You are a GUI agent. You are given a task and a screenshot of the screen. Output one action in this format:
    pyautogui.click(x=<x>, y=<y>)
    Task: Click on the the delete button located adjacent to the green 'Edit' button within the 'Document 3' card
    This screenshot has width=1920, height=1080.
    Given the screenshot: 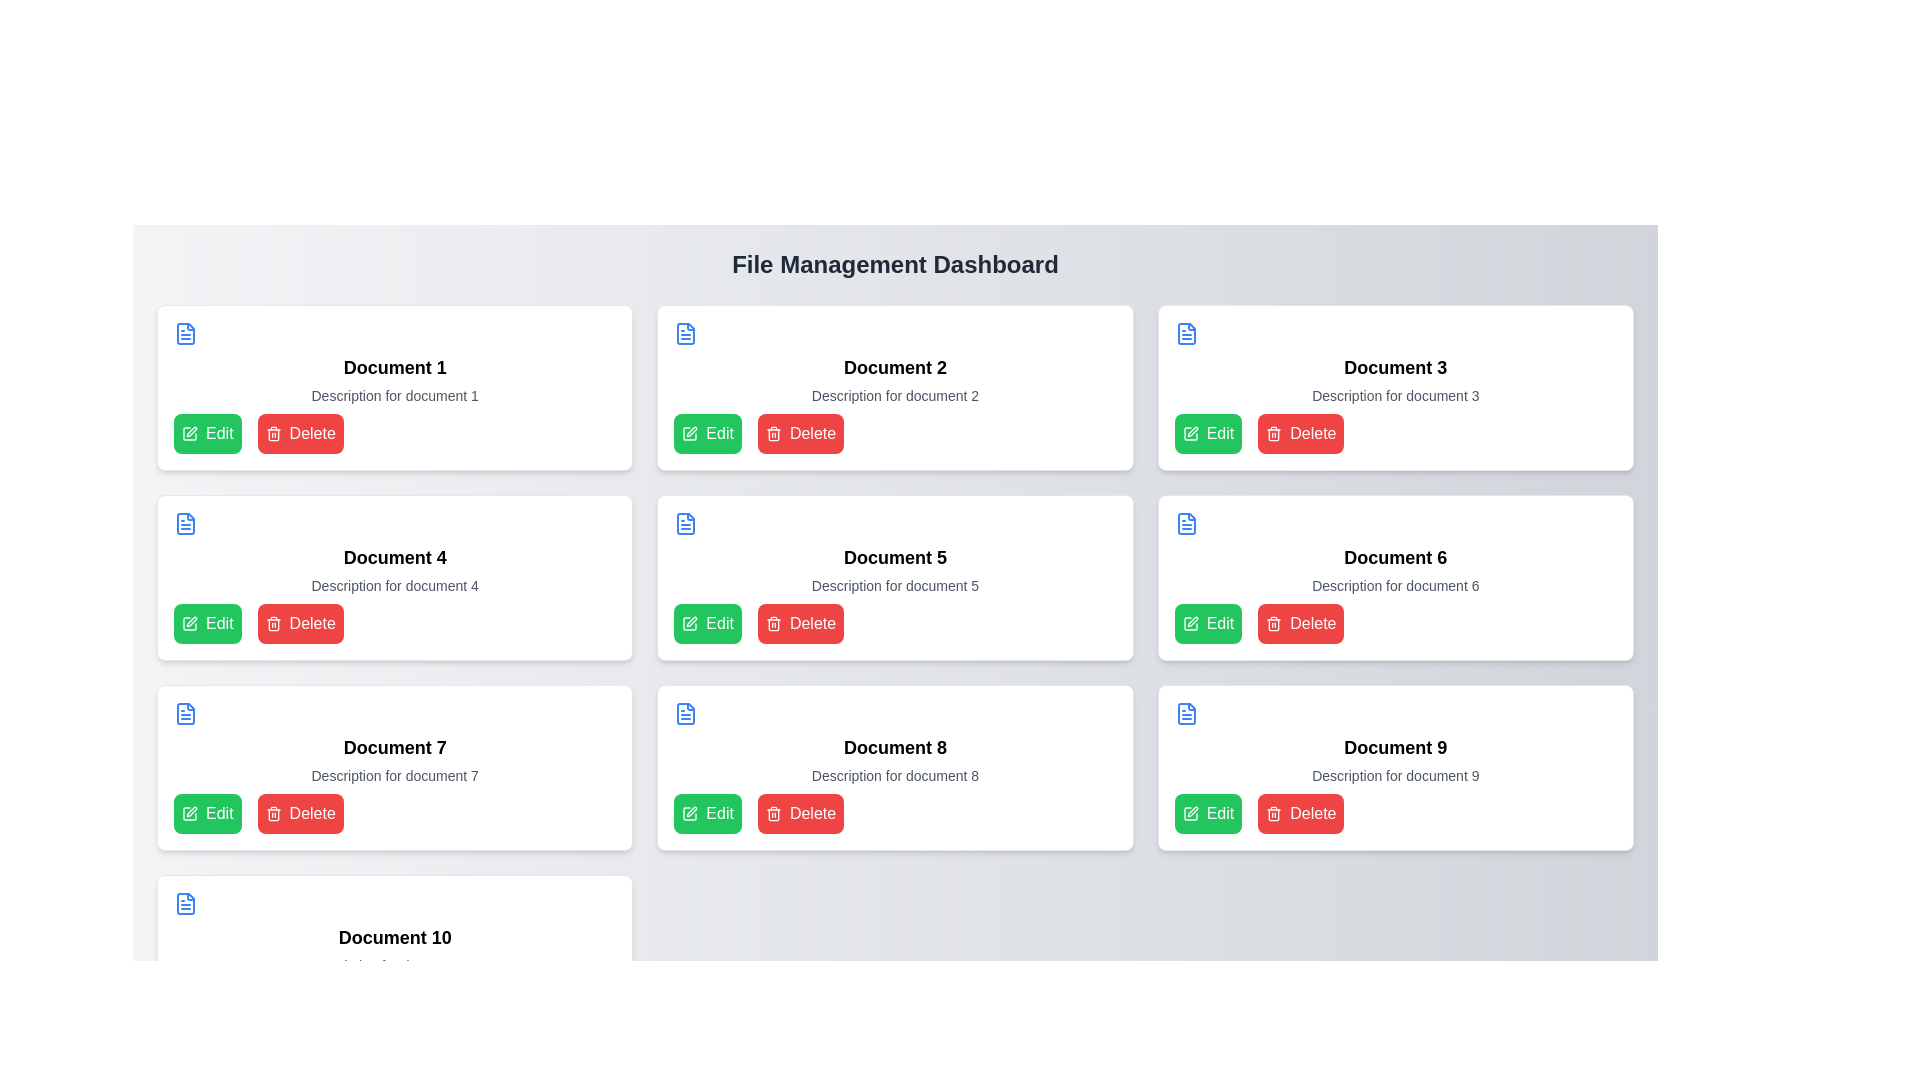 What is the action you would take?
    pyautogui.click(x=1301, y=433)
    